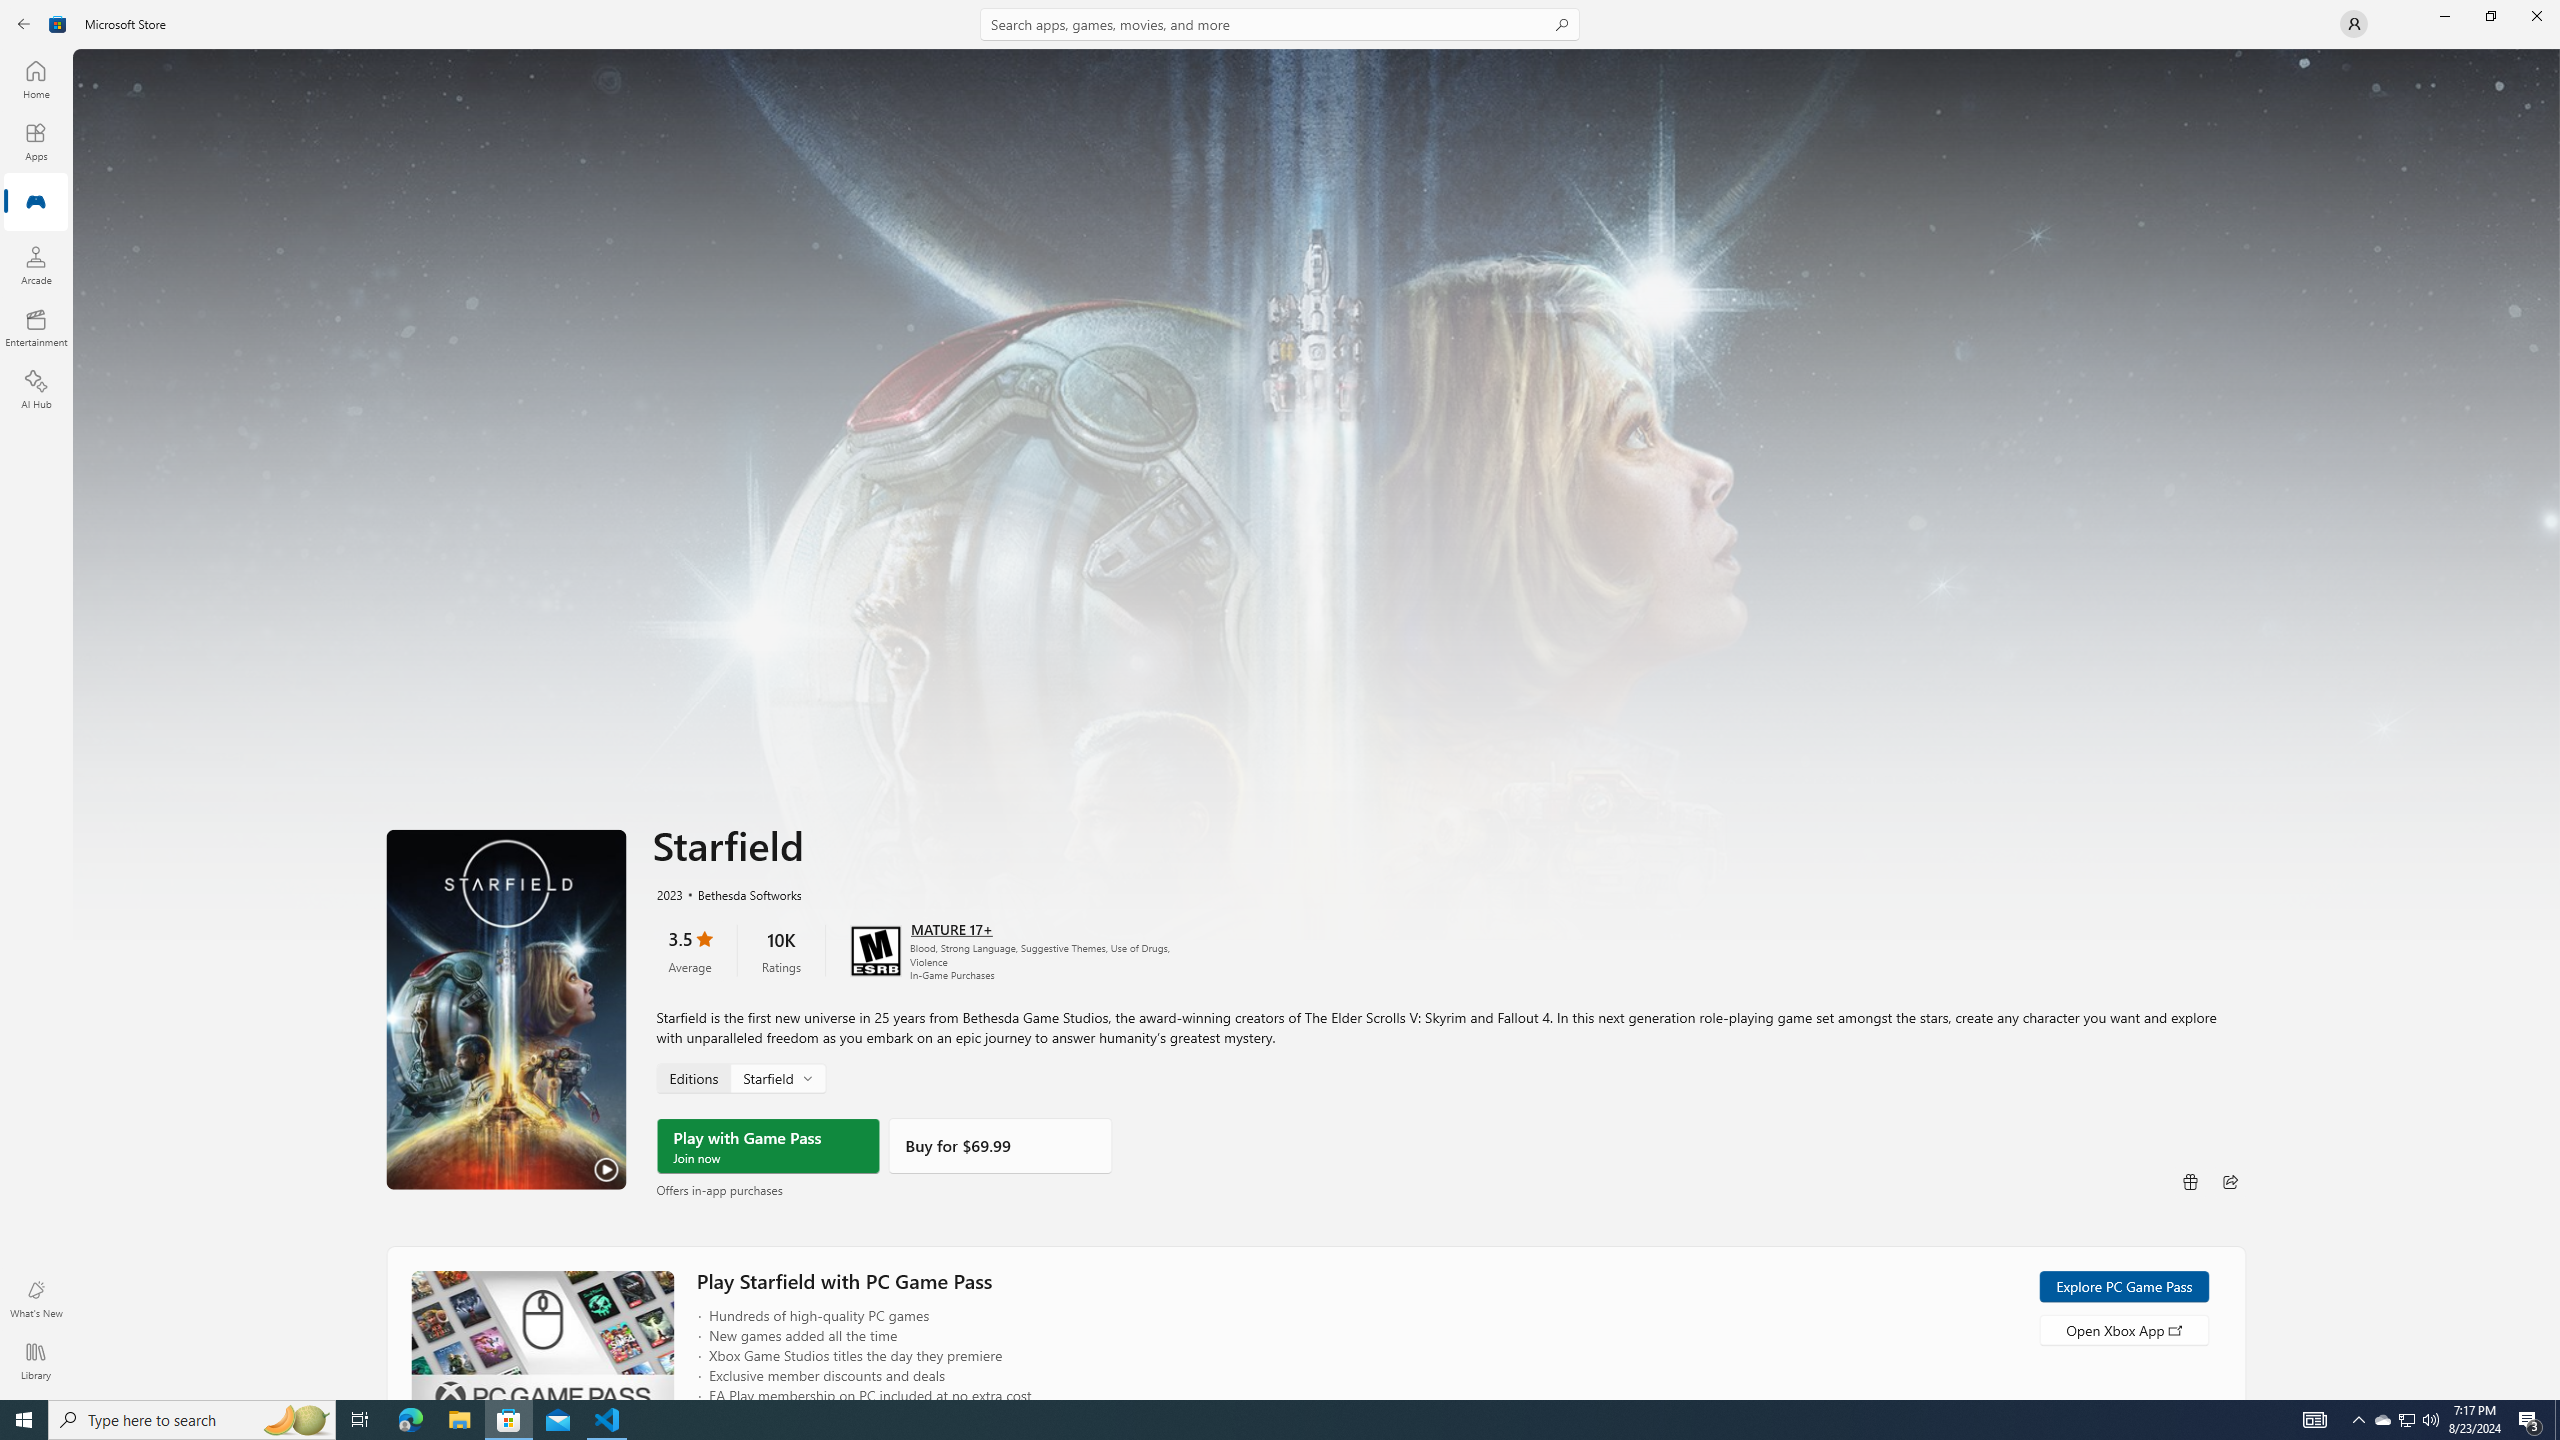 The height and width of the screenshot is (1440, 2560). Describe the element at coordinates (2443, 15) in the screenshot. I see `'Minimize Microsoft Store'` at that location.